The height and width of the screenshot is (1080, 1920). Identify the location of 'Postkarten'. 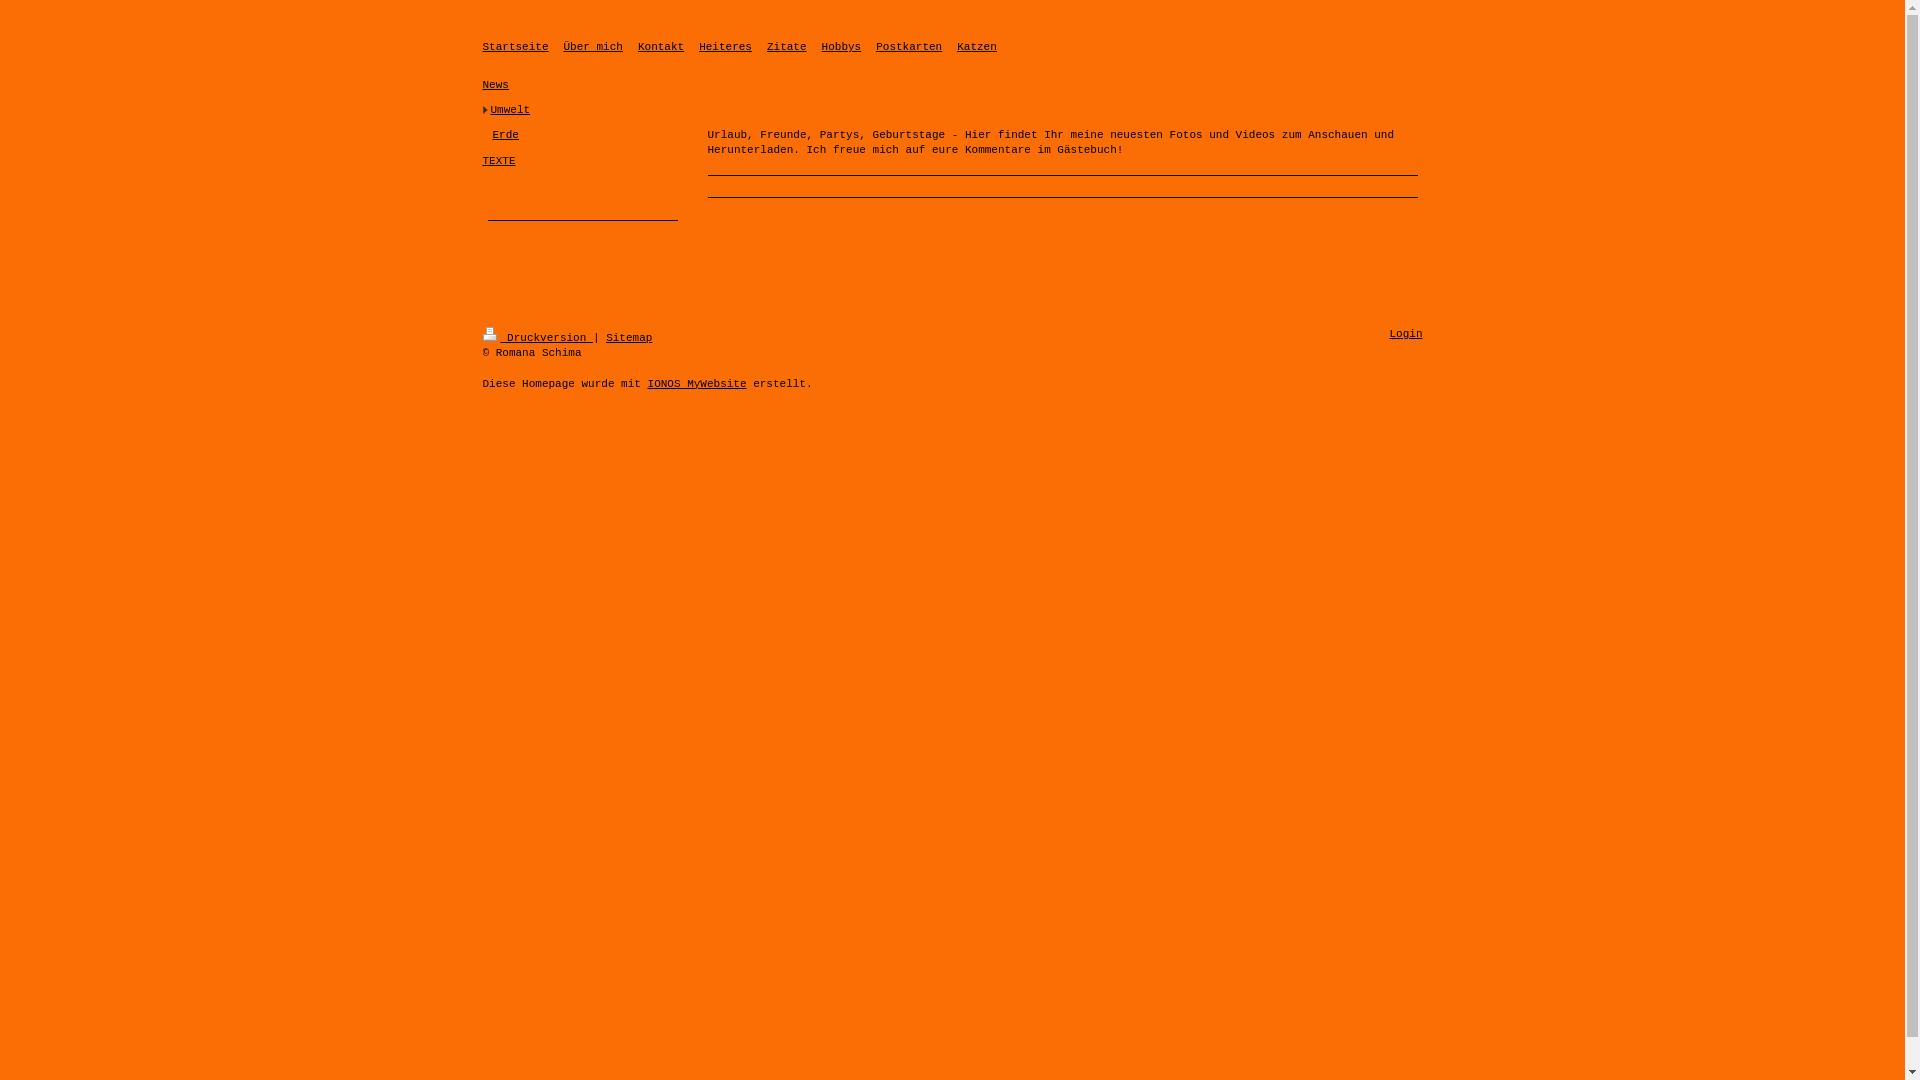
(907, 45).